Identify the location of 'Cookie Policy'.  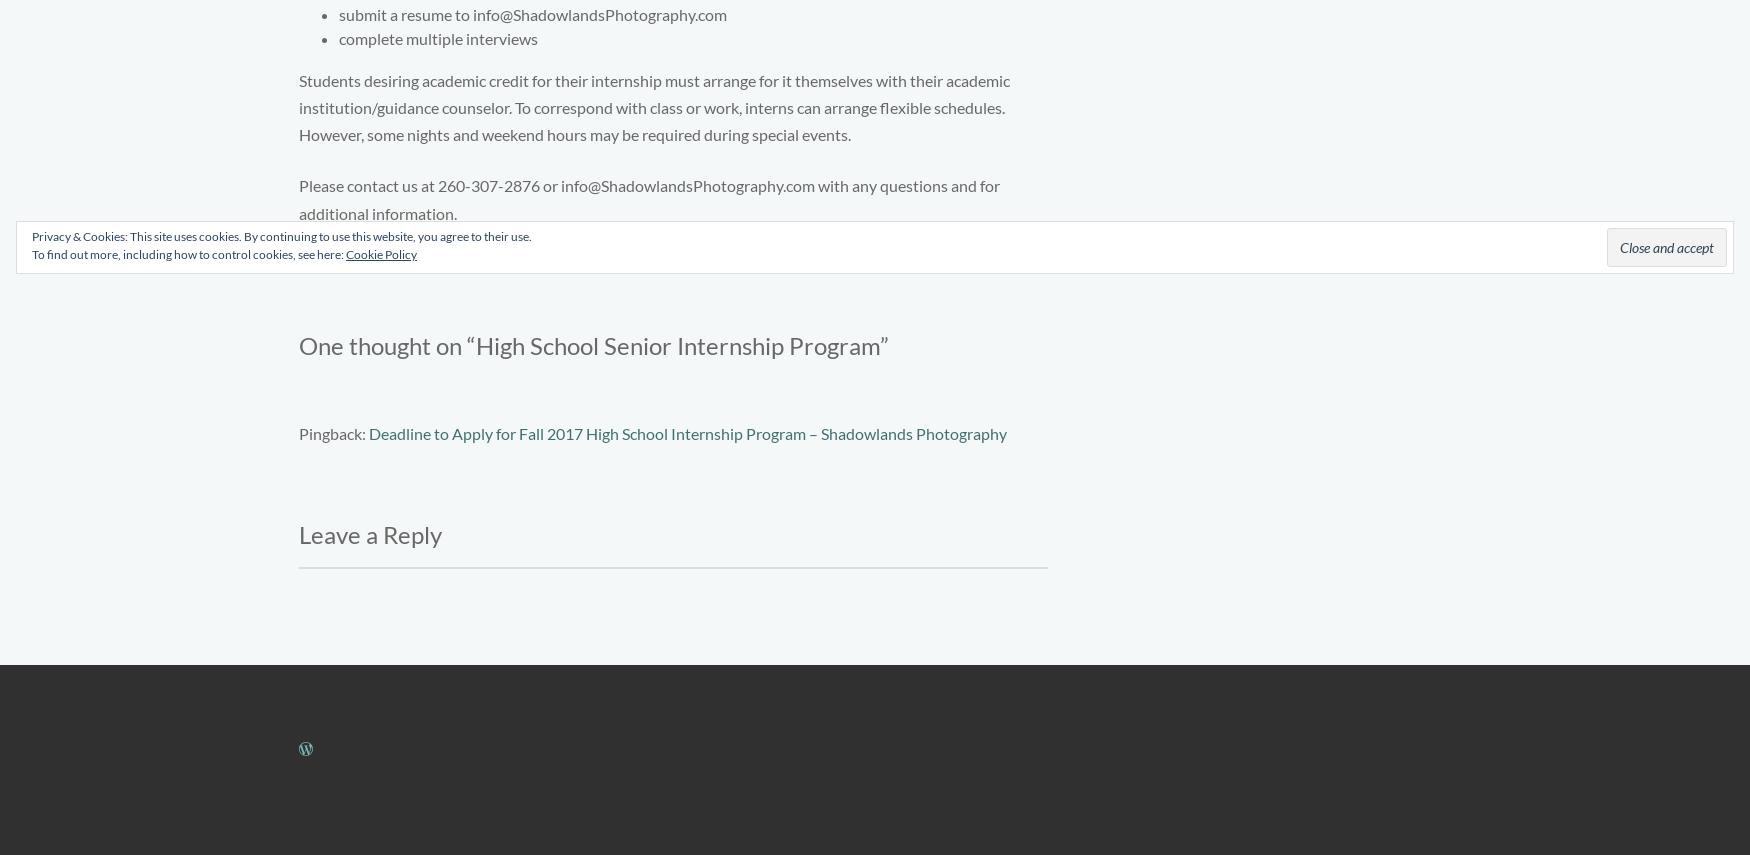
(345, 253).